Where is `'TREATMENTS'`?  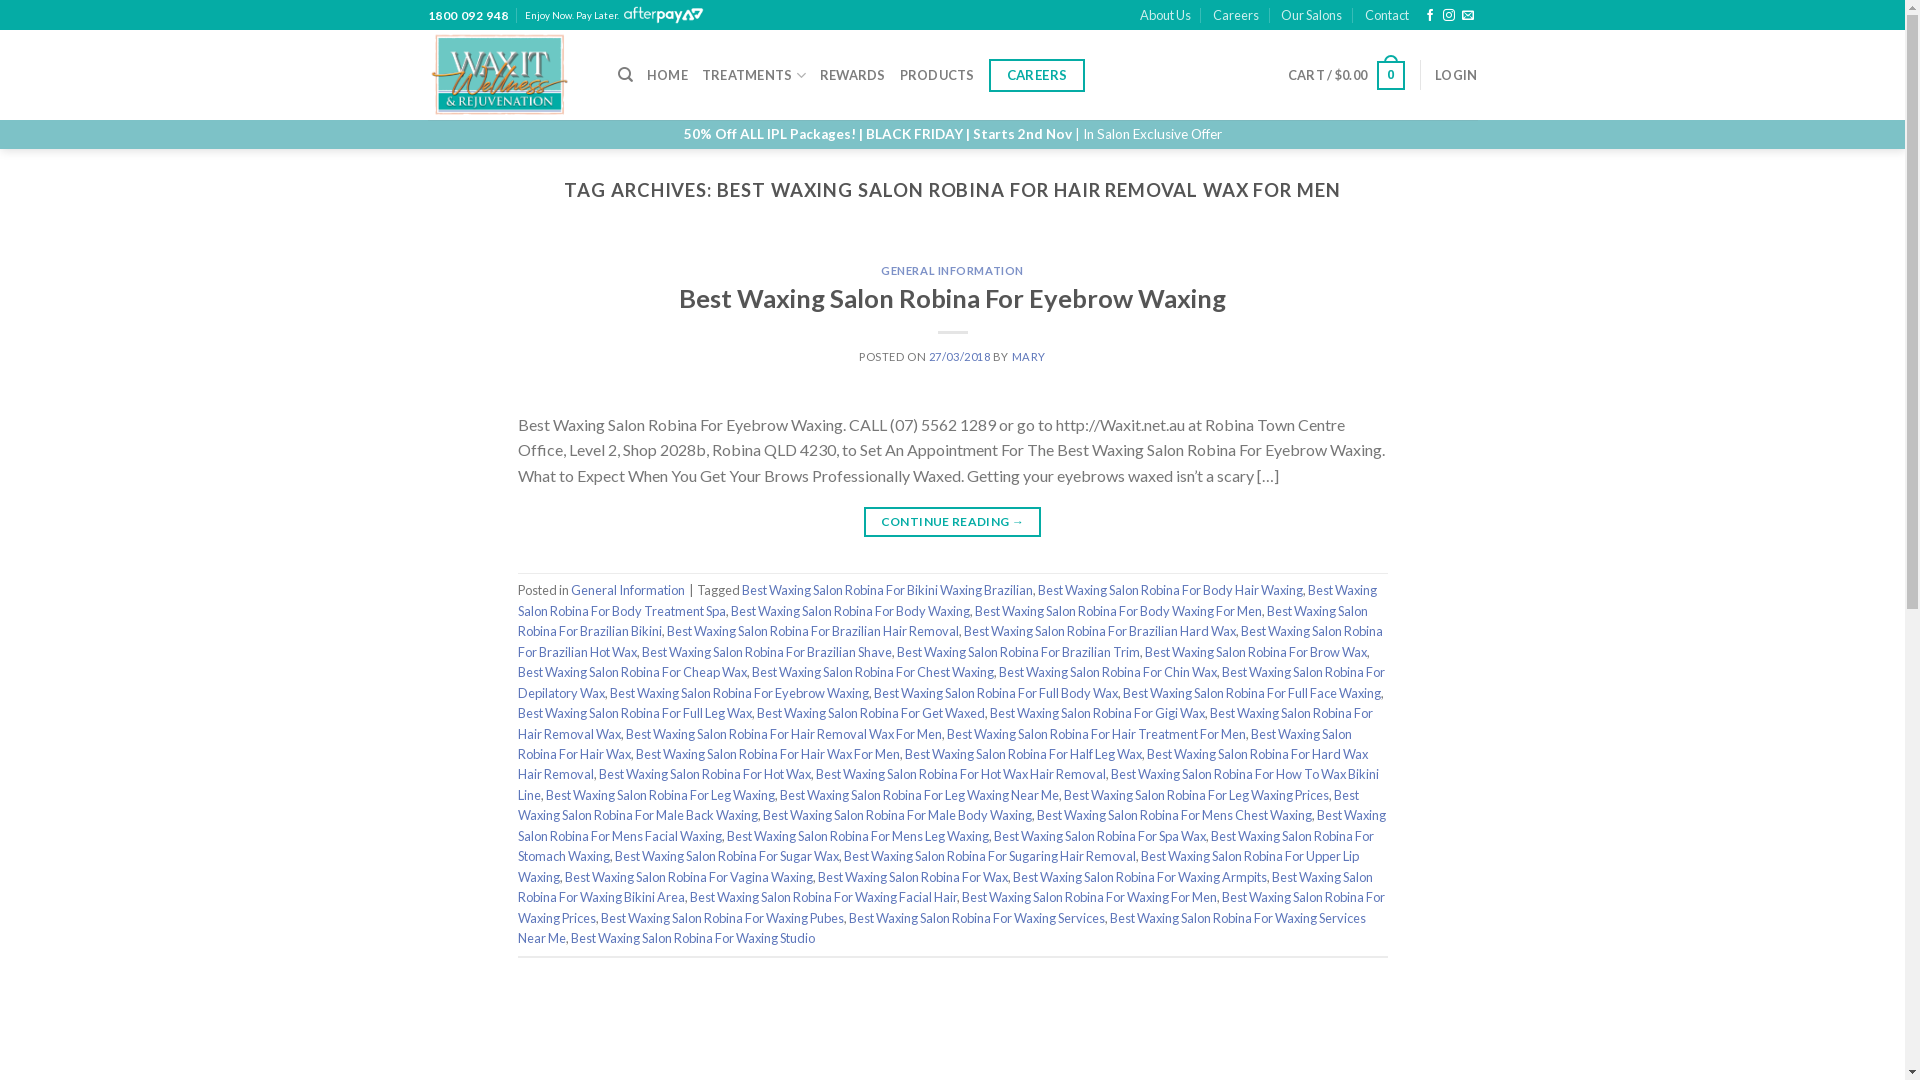
'TREATMENTS' is located at coordinates (701, 74).